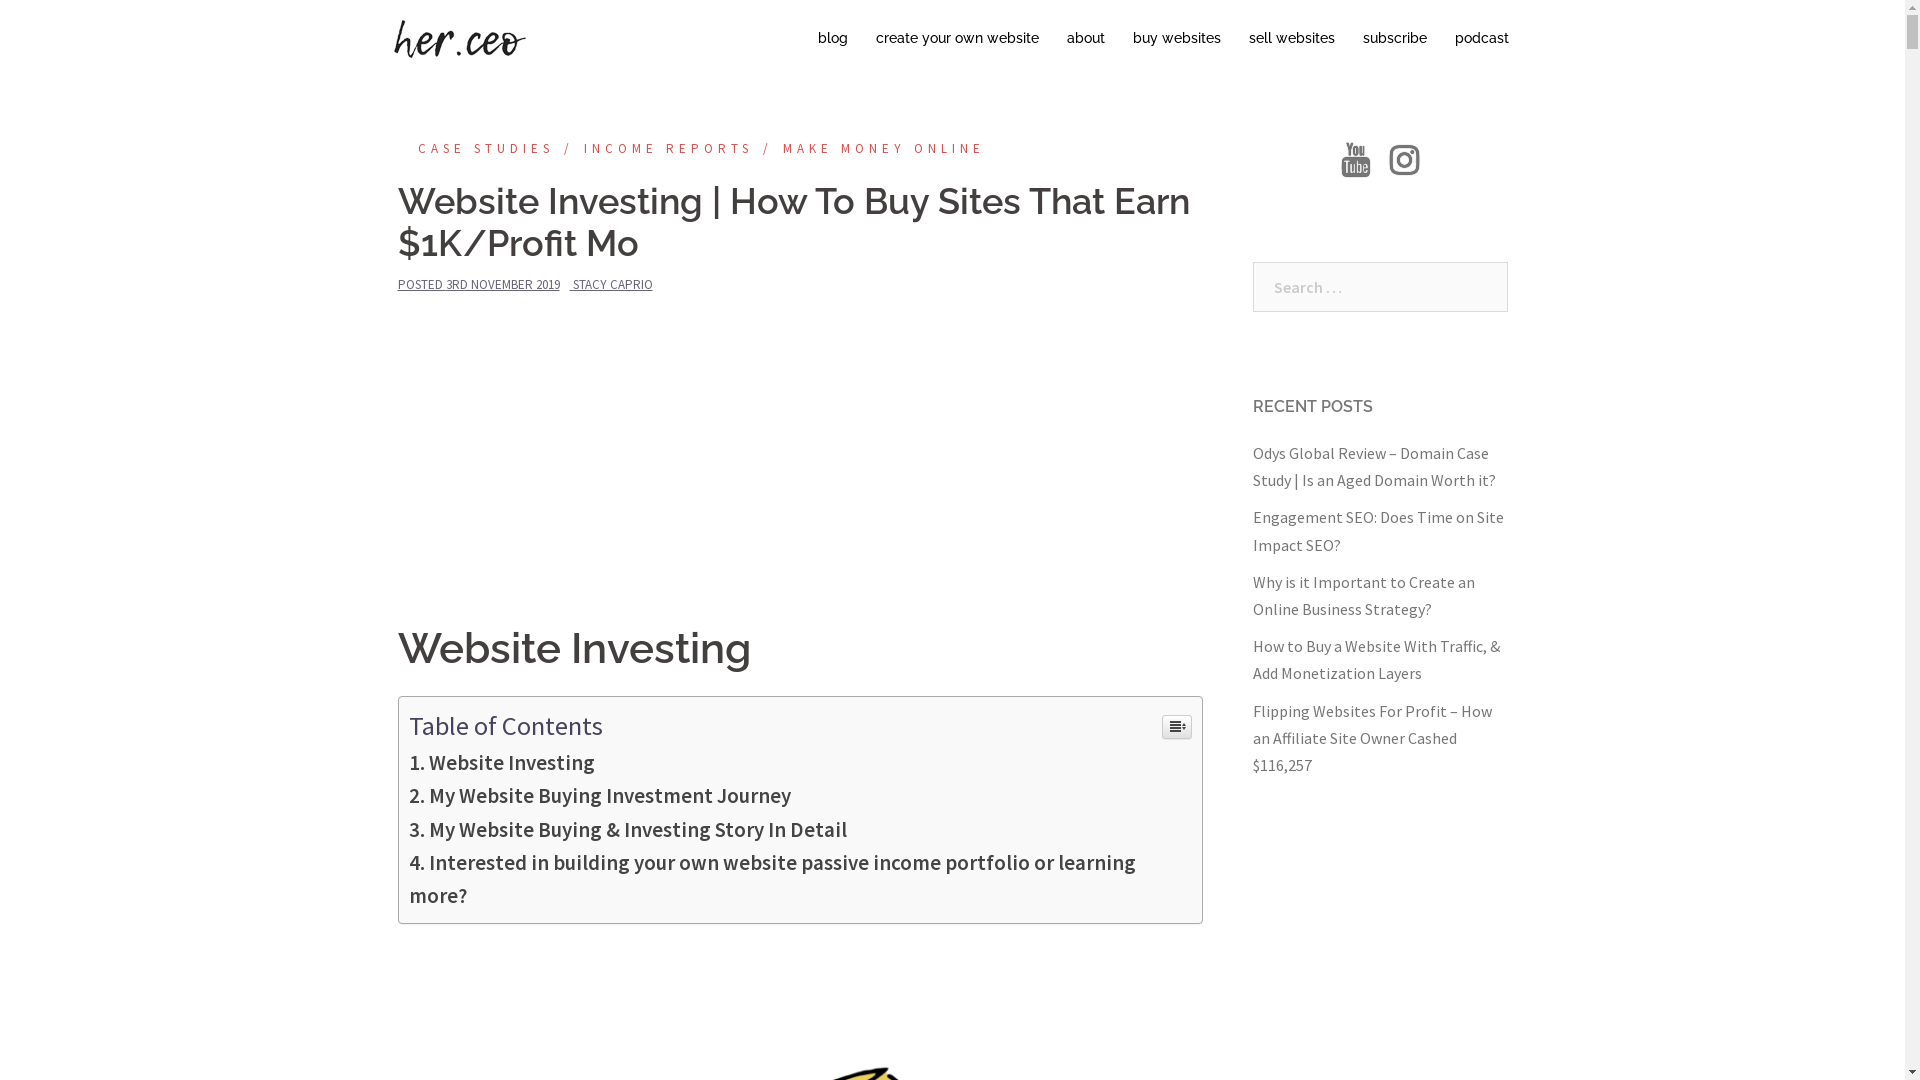 The image size is (1920, 1080). What do you see at coordinates (1374, 659) in the screenshot?
I see `'How to Buy a Website With Traffic, & Add Monetization Layers'` at bounding box center [1374, 659].